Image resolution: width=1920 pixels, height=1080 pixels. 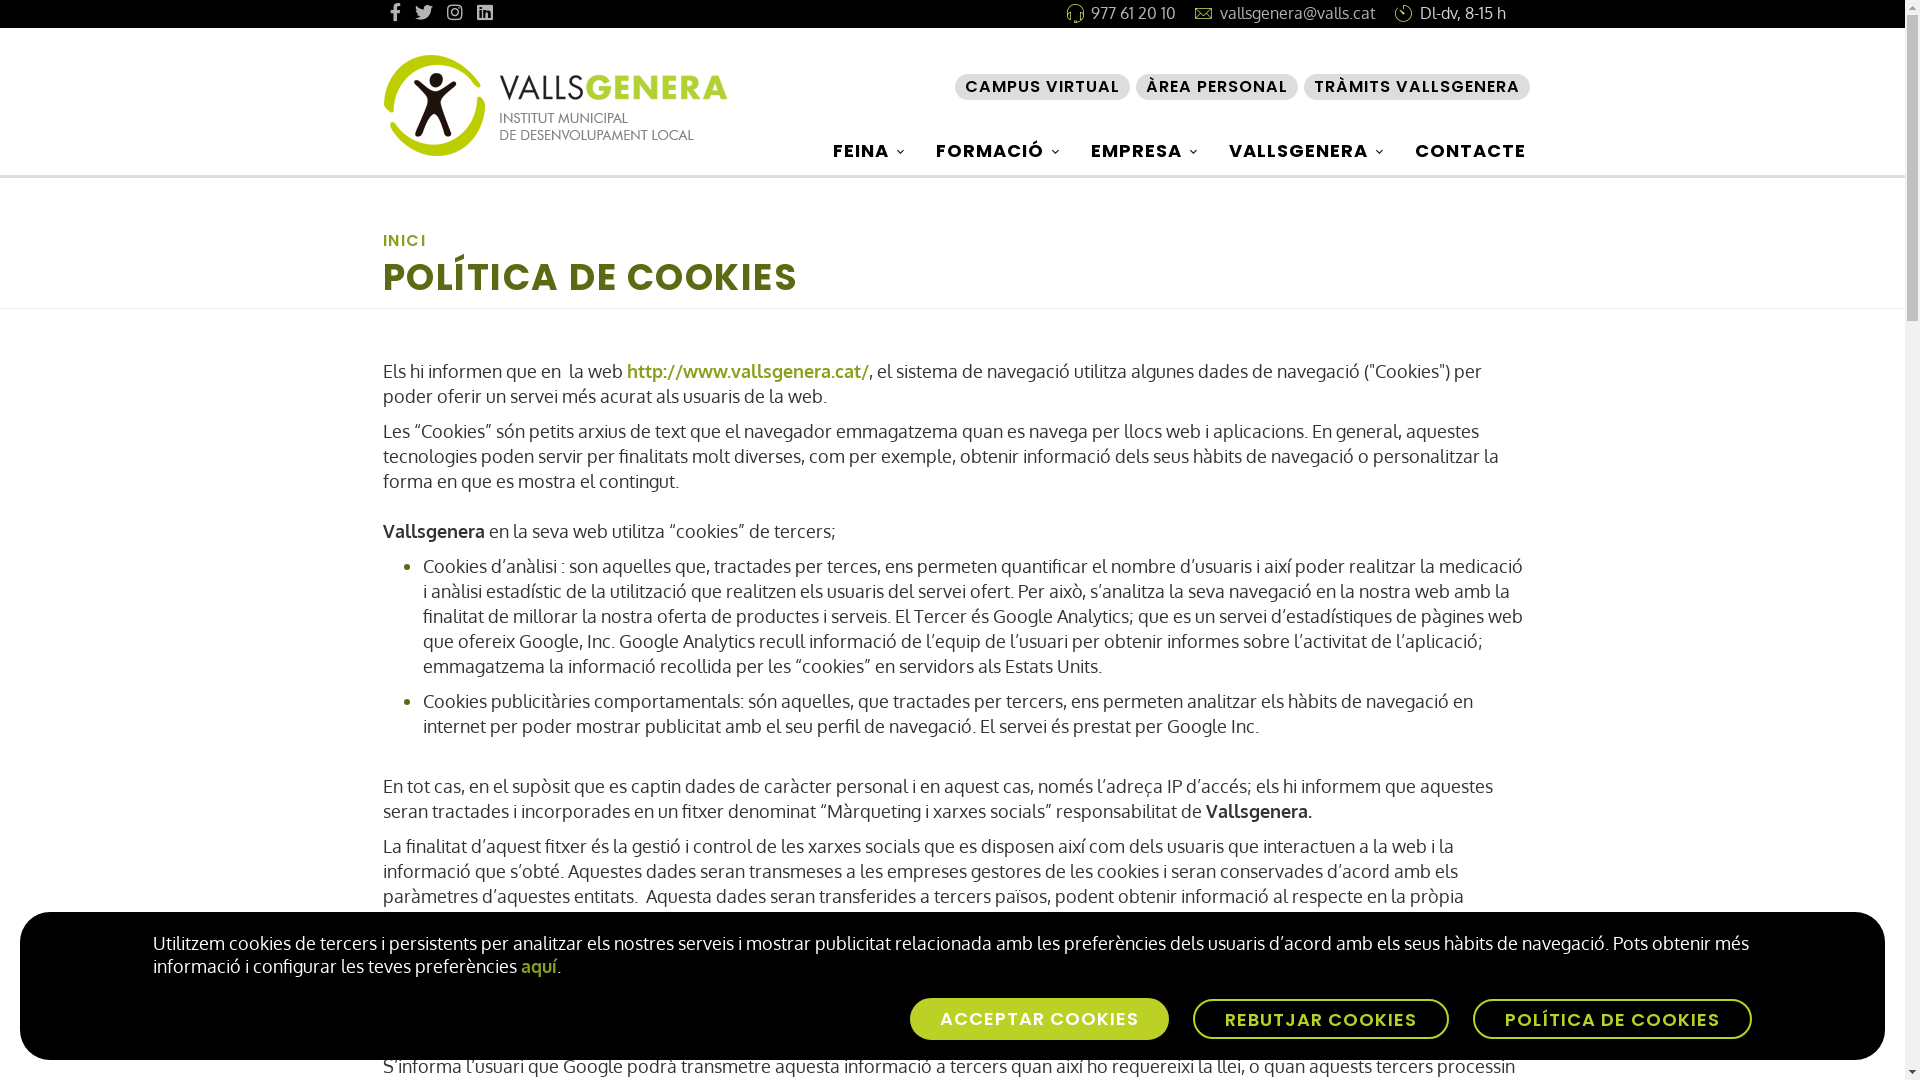 What do you see at coordinates (723, 921) in the screenshot?
I see `'https://policies.google.com/privacy?hl=es'` at bounding box center [723, 921].